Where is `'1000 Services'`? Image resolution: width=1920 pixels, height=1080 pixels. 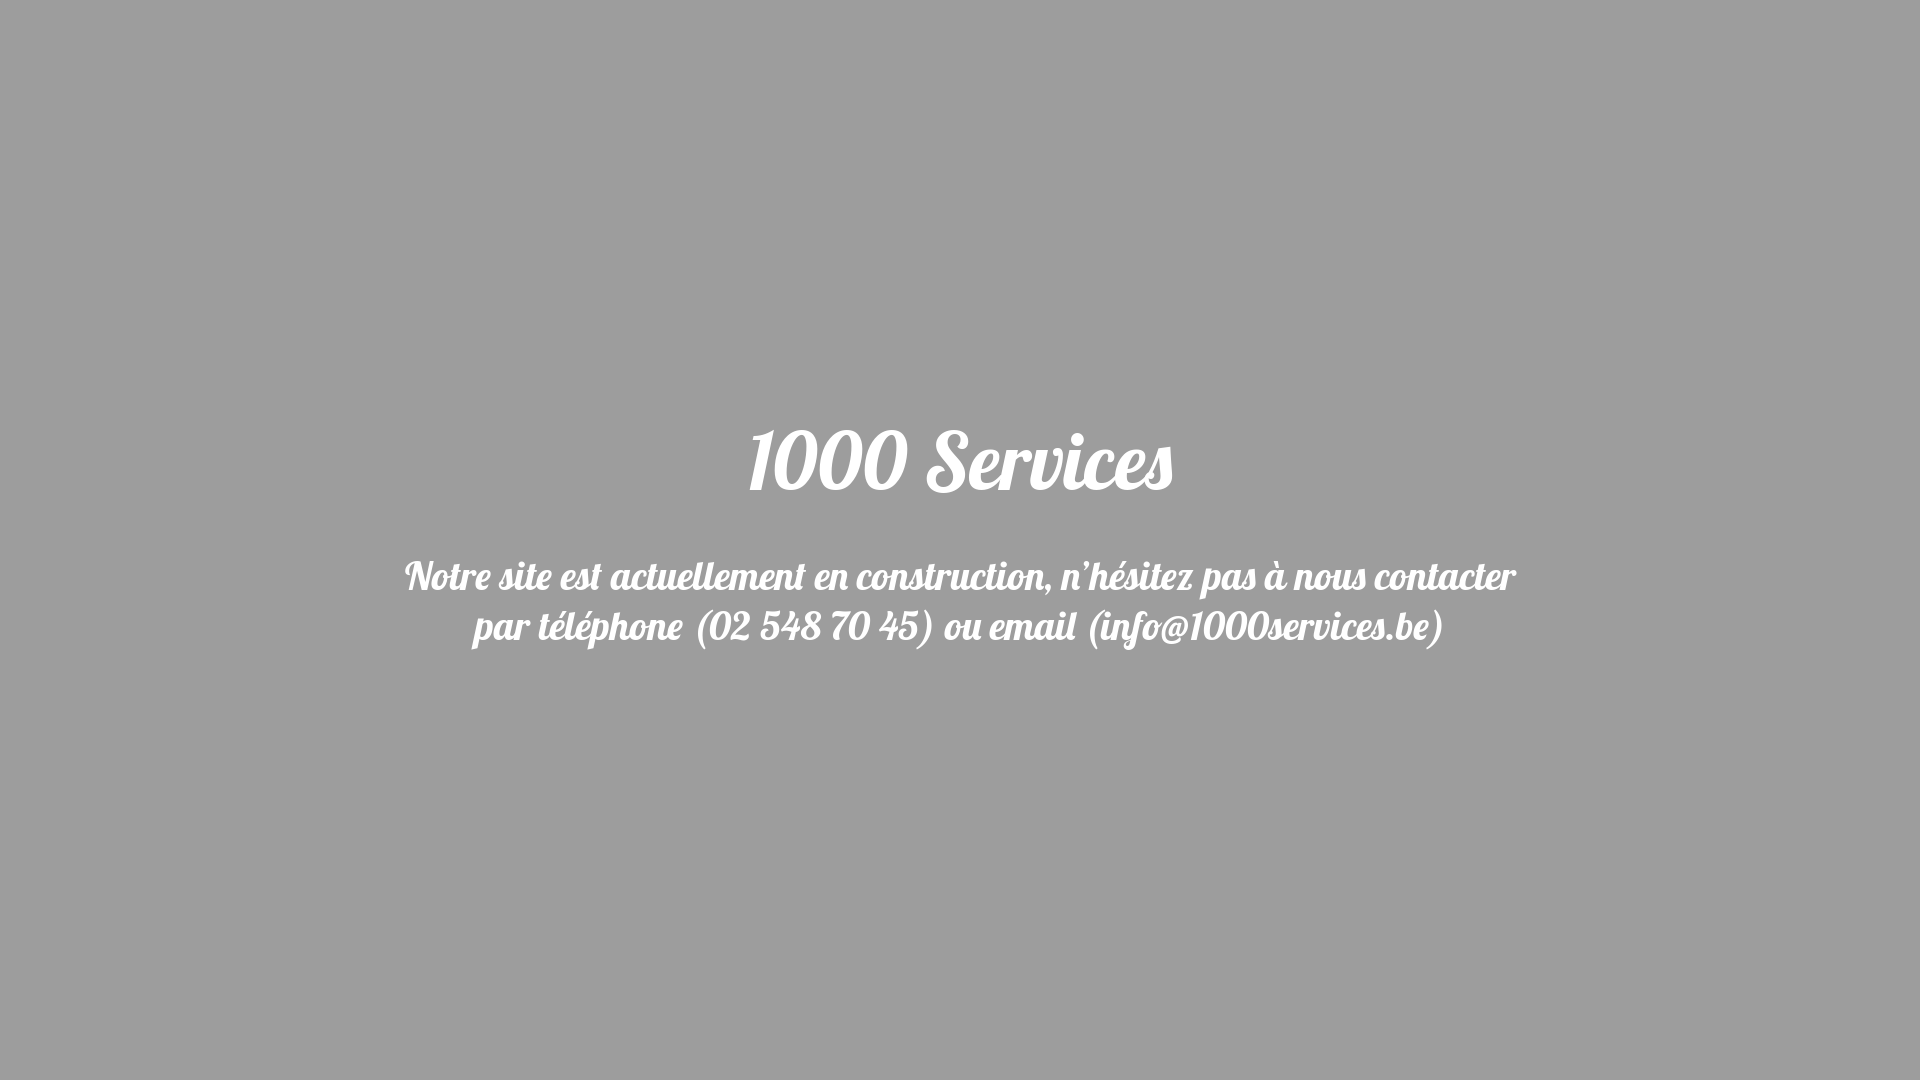 '1000 Services' is located at coordinates (960, 474).